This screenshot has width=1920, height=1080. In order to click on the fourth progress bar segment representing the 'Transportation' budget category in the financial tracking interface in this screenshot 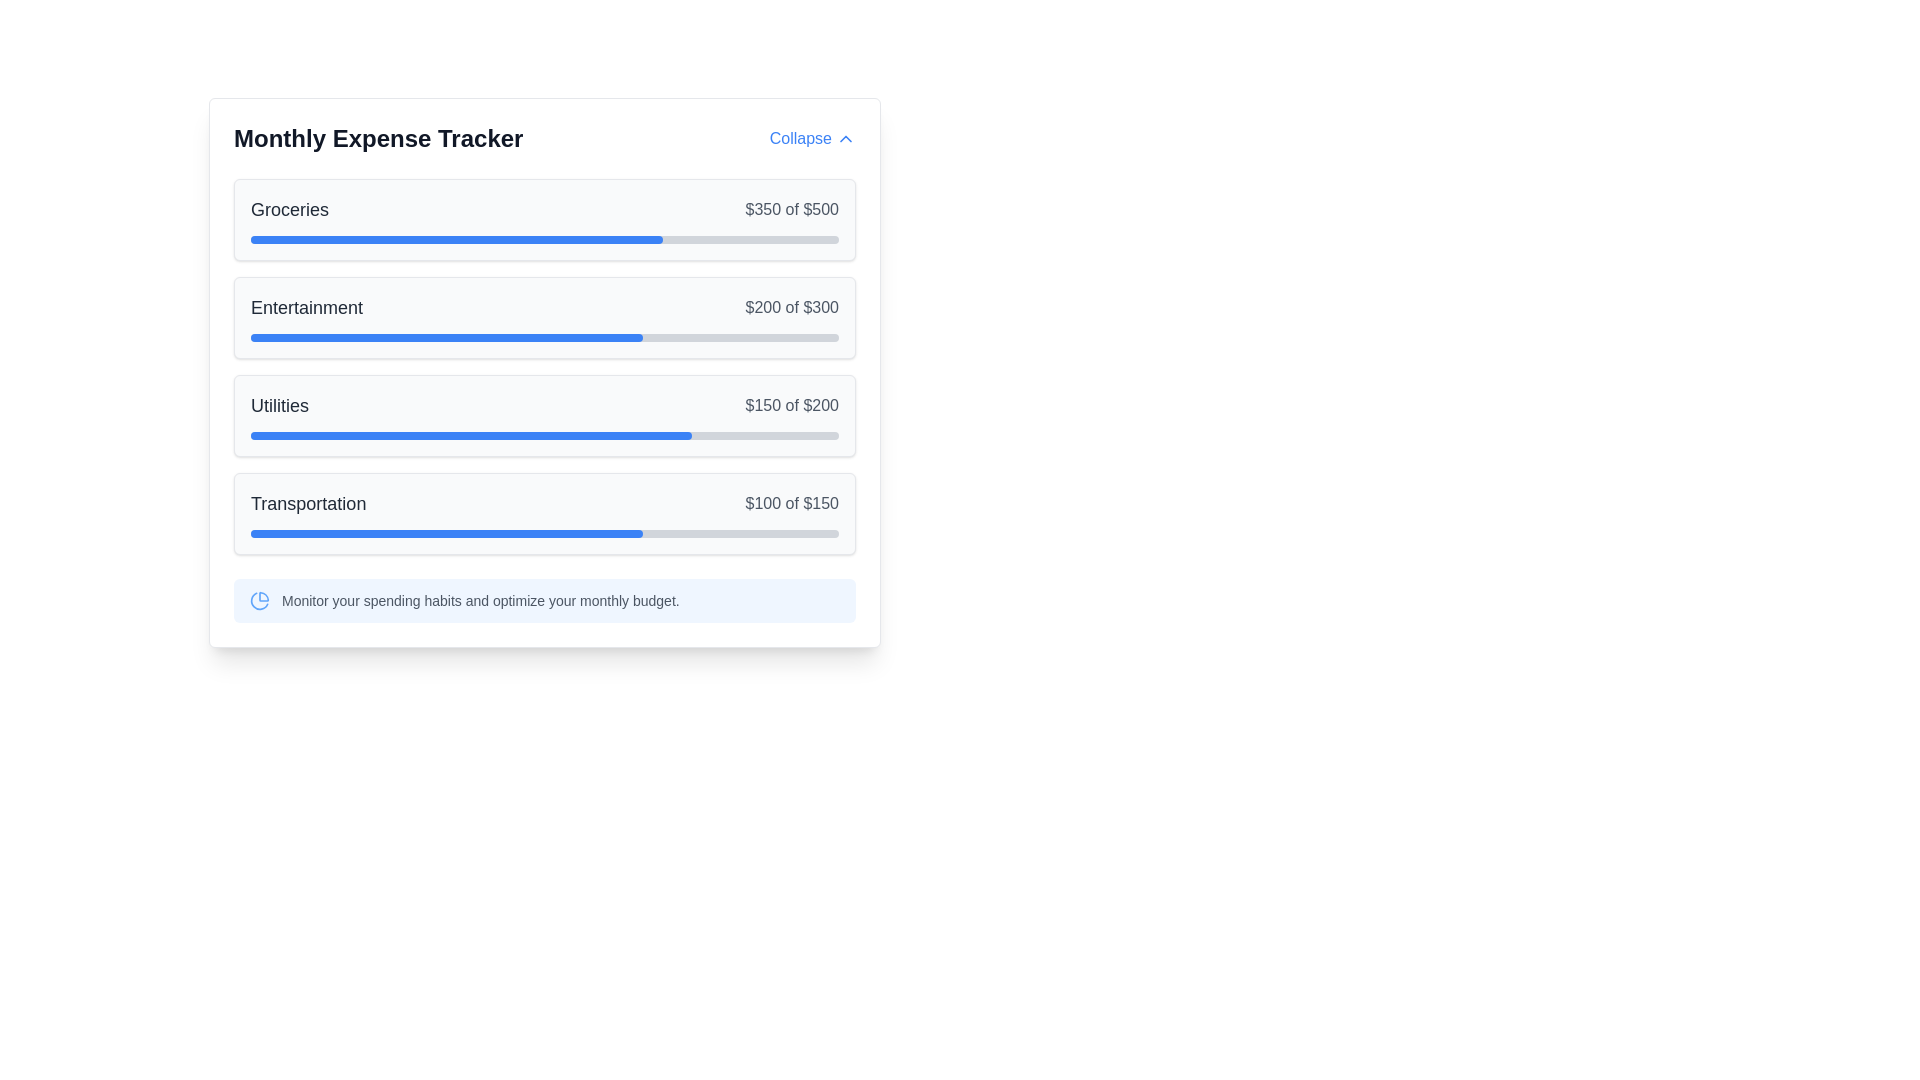, I will do `click(445, 532)`.